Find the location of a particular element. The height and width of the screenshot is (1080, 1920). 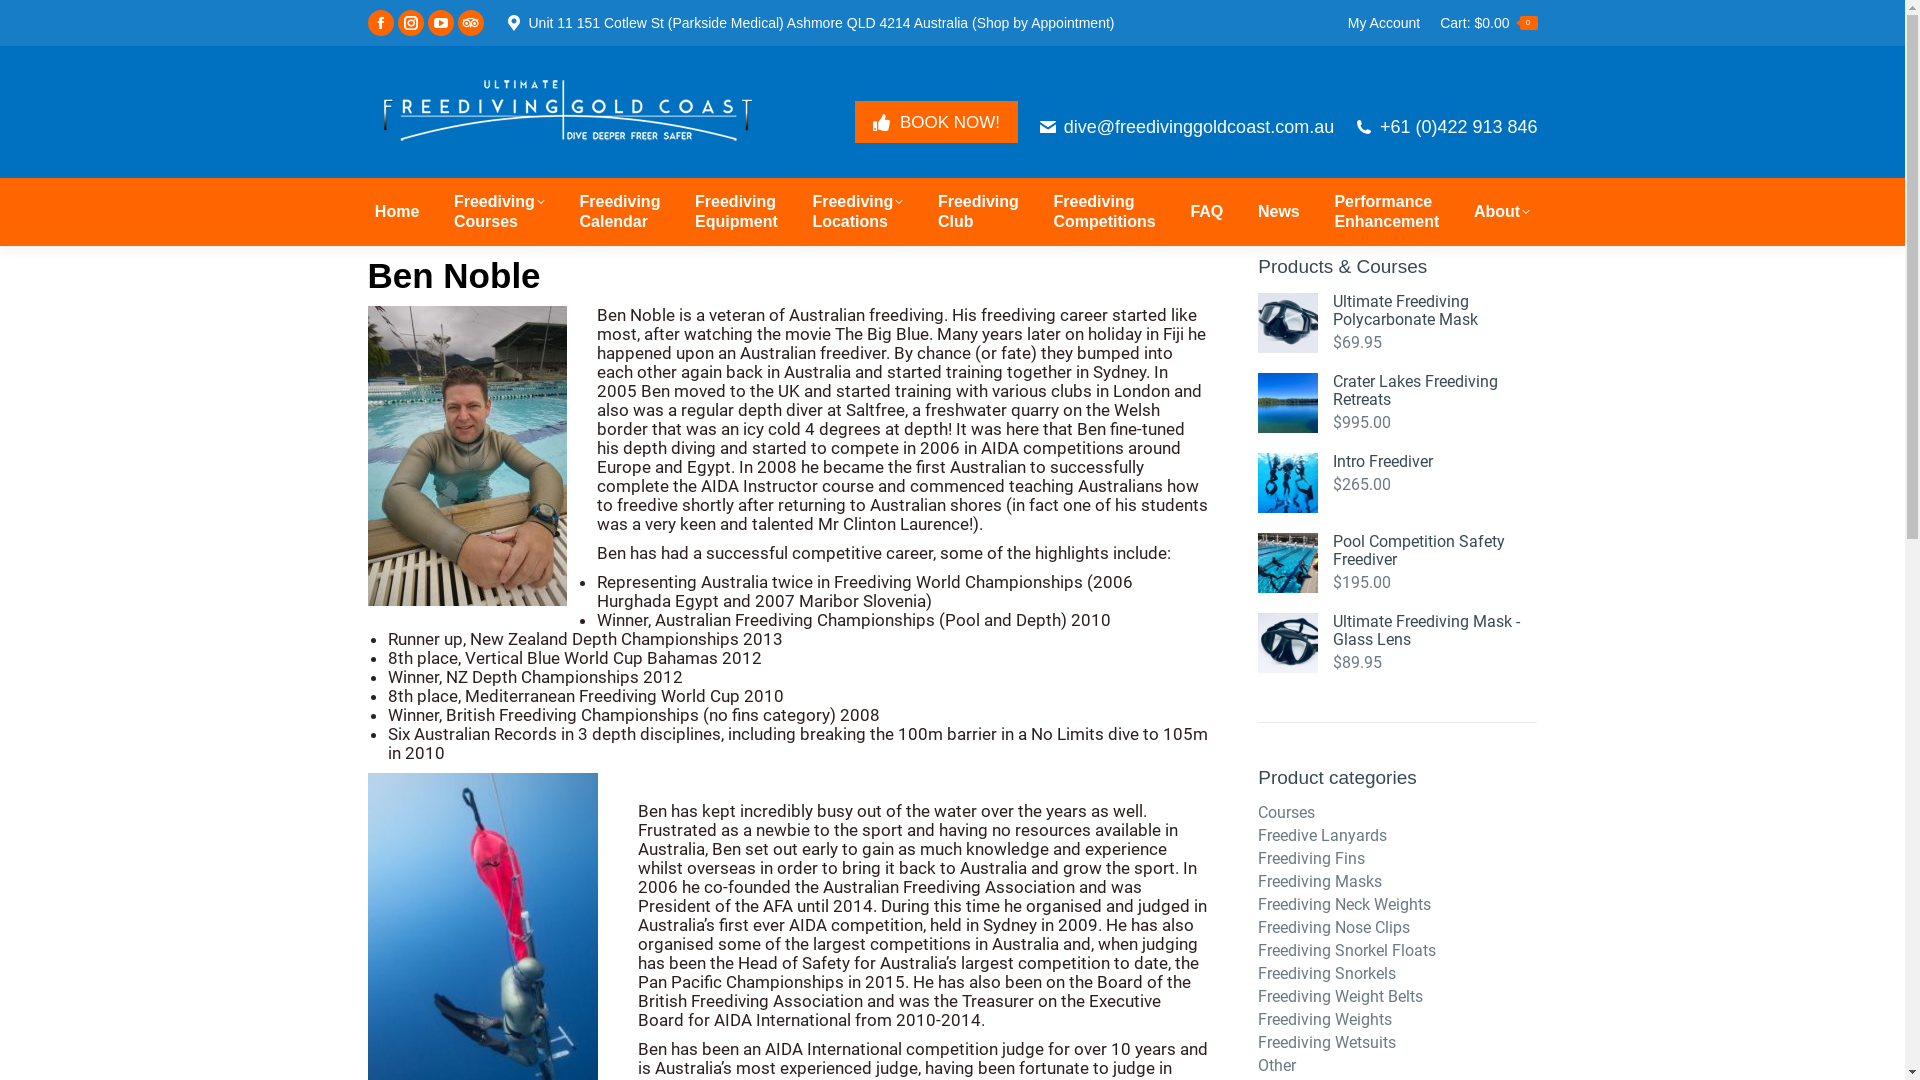

'Cart: is located at coordinates (1488, 23).